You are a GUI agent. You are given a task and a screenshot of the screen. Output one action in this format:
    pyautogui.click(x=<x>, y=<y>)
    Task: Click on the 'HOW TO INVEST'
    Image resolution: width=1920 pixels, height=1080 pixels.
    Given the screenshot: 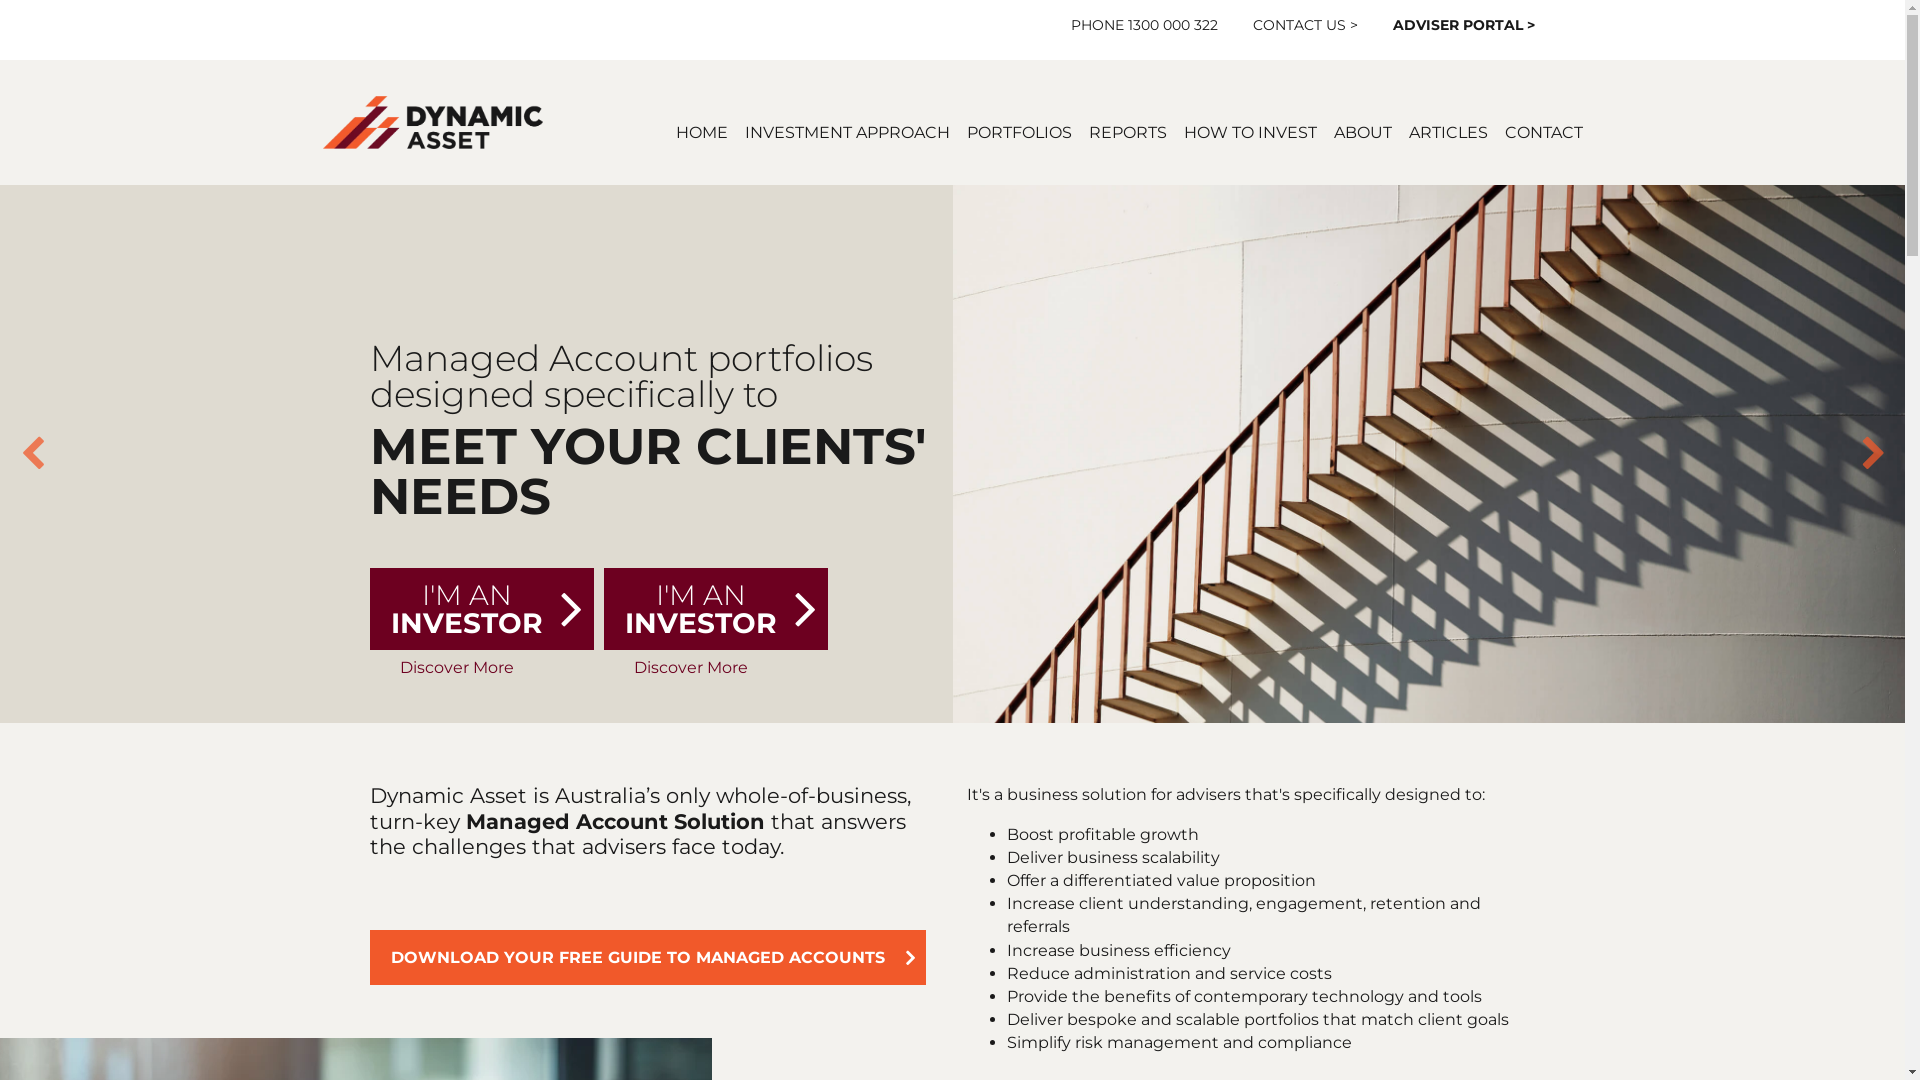 What is the action you would take?
    pyautogui.click(x=1249, y=132)
    